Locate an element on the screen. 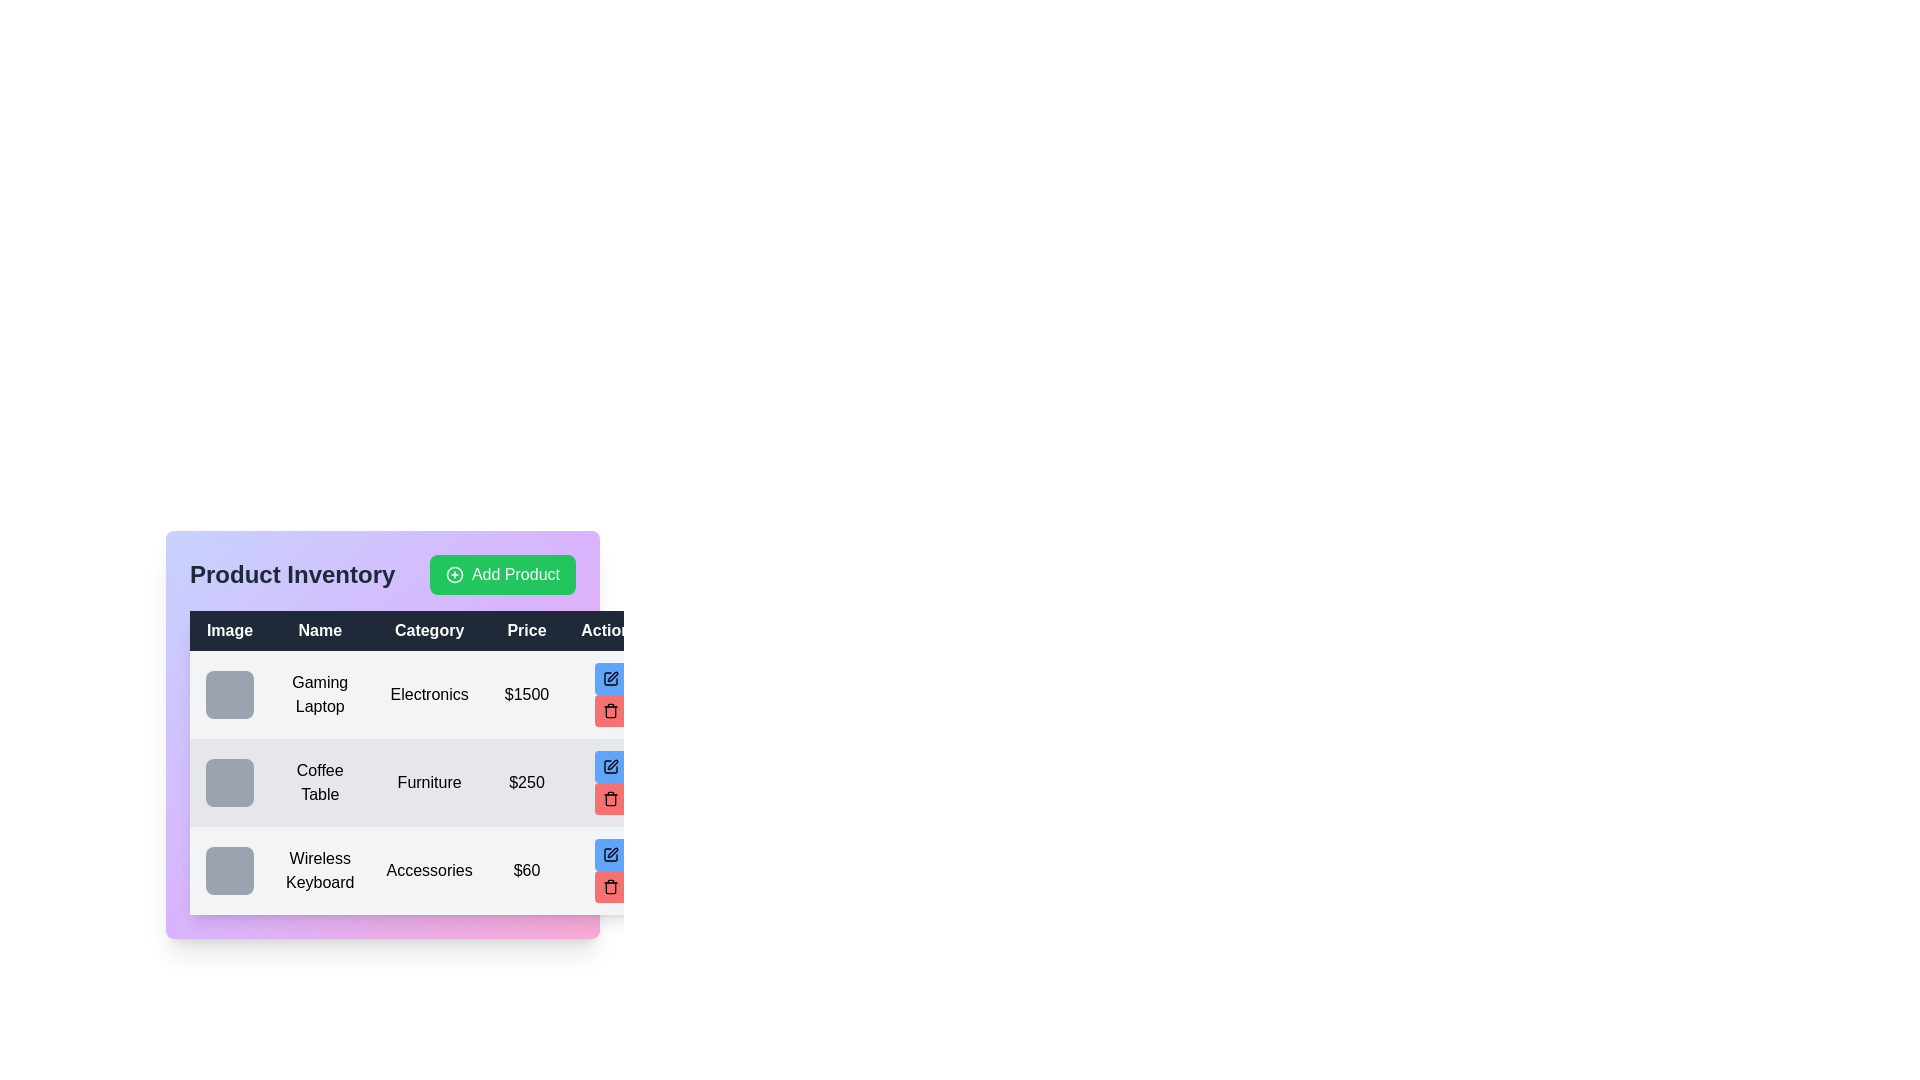  the edit icon in the 'Actions' column of the second row of the product inventory table to initiate editing for the product is located at coordinates (611, 764).